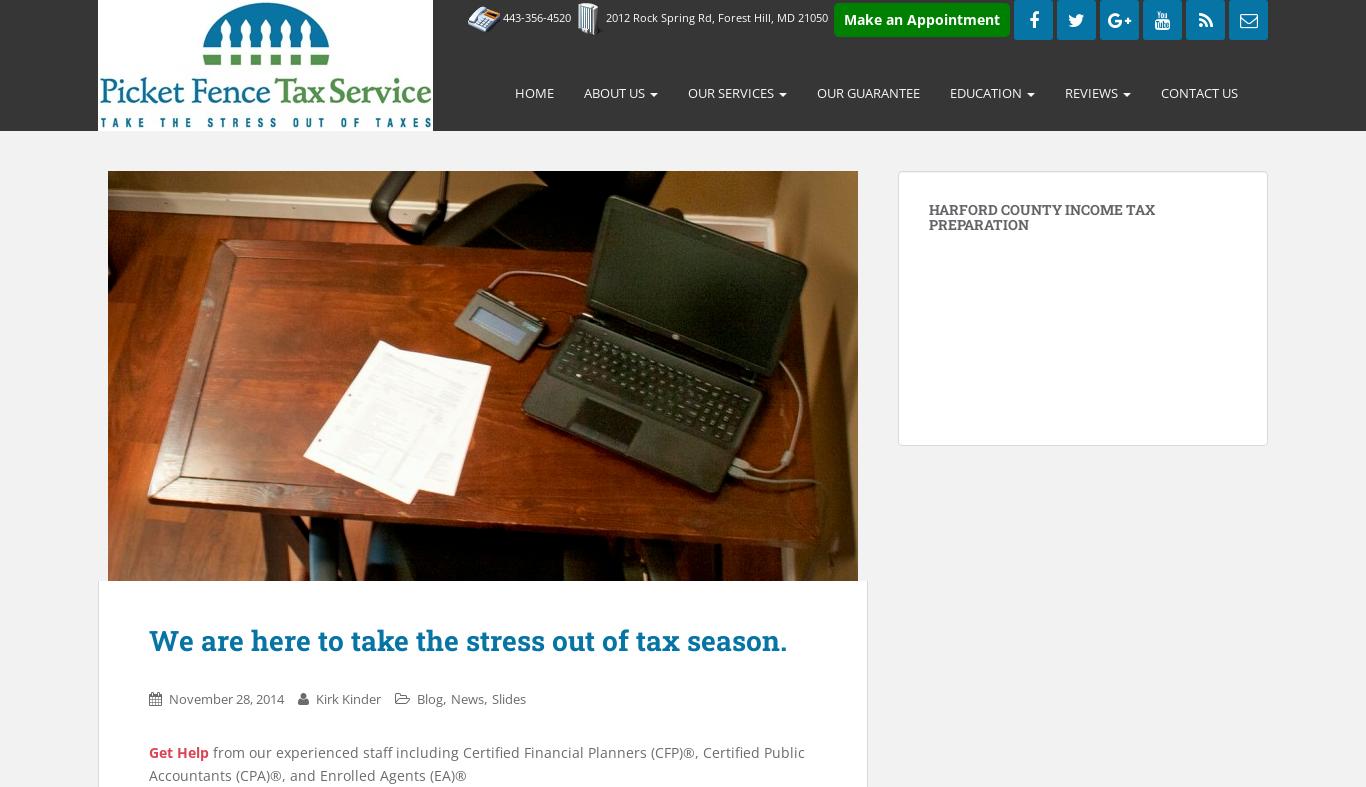  Describe the element at coordinates (225, 697) in the screenshot. I see `'November 28, 2014'` at that location.